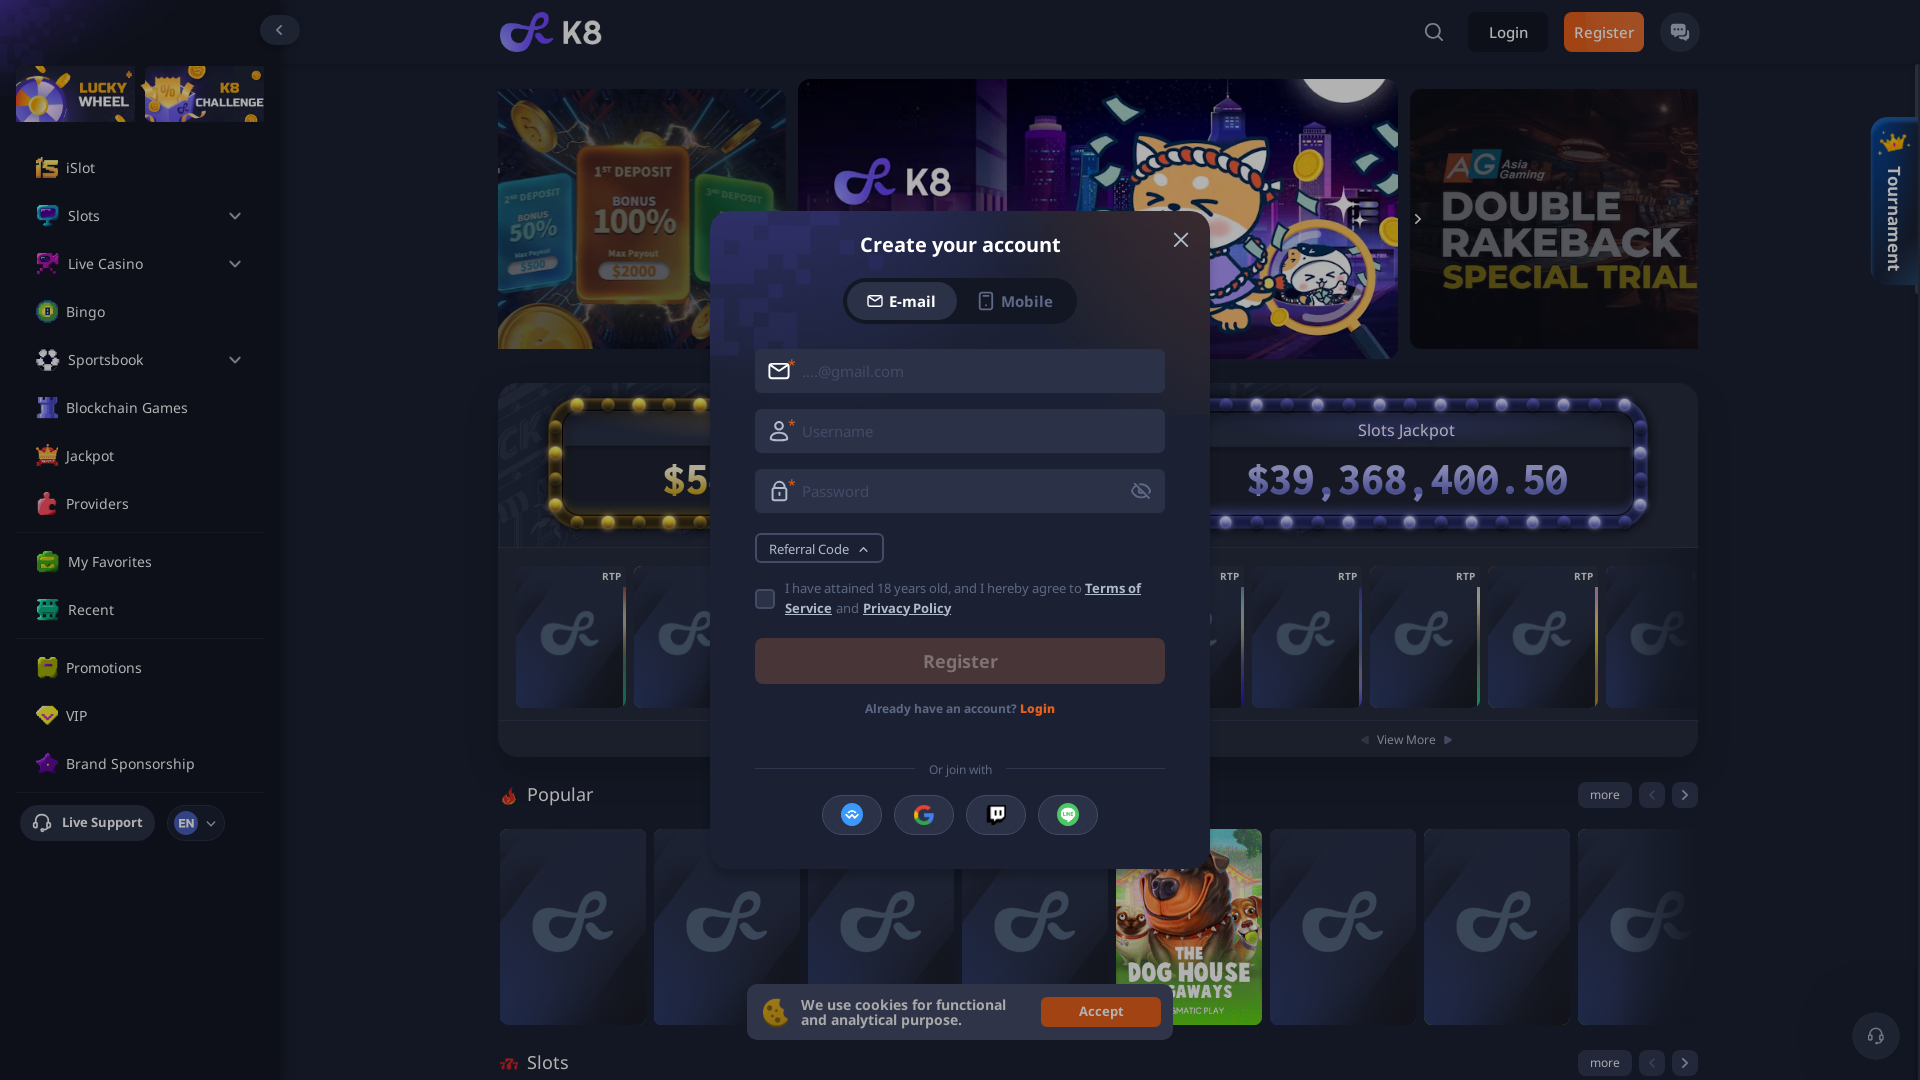  I want to click on 'African Spirit Sticky Wilds', so click(1541, 636).